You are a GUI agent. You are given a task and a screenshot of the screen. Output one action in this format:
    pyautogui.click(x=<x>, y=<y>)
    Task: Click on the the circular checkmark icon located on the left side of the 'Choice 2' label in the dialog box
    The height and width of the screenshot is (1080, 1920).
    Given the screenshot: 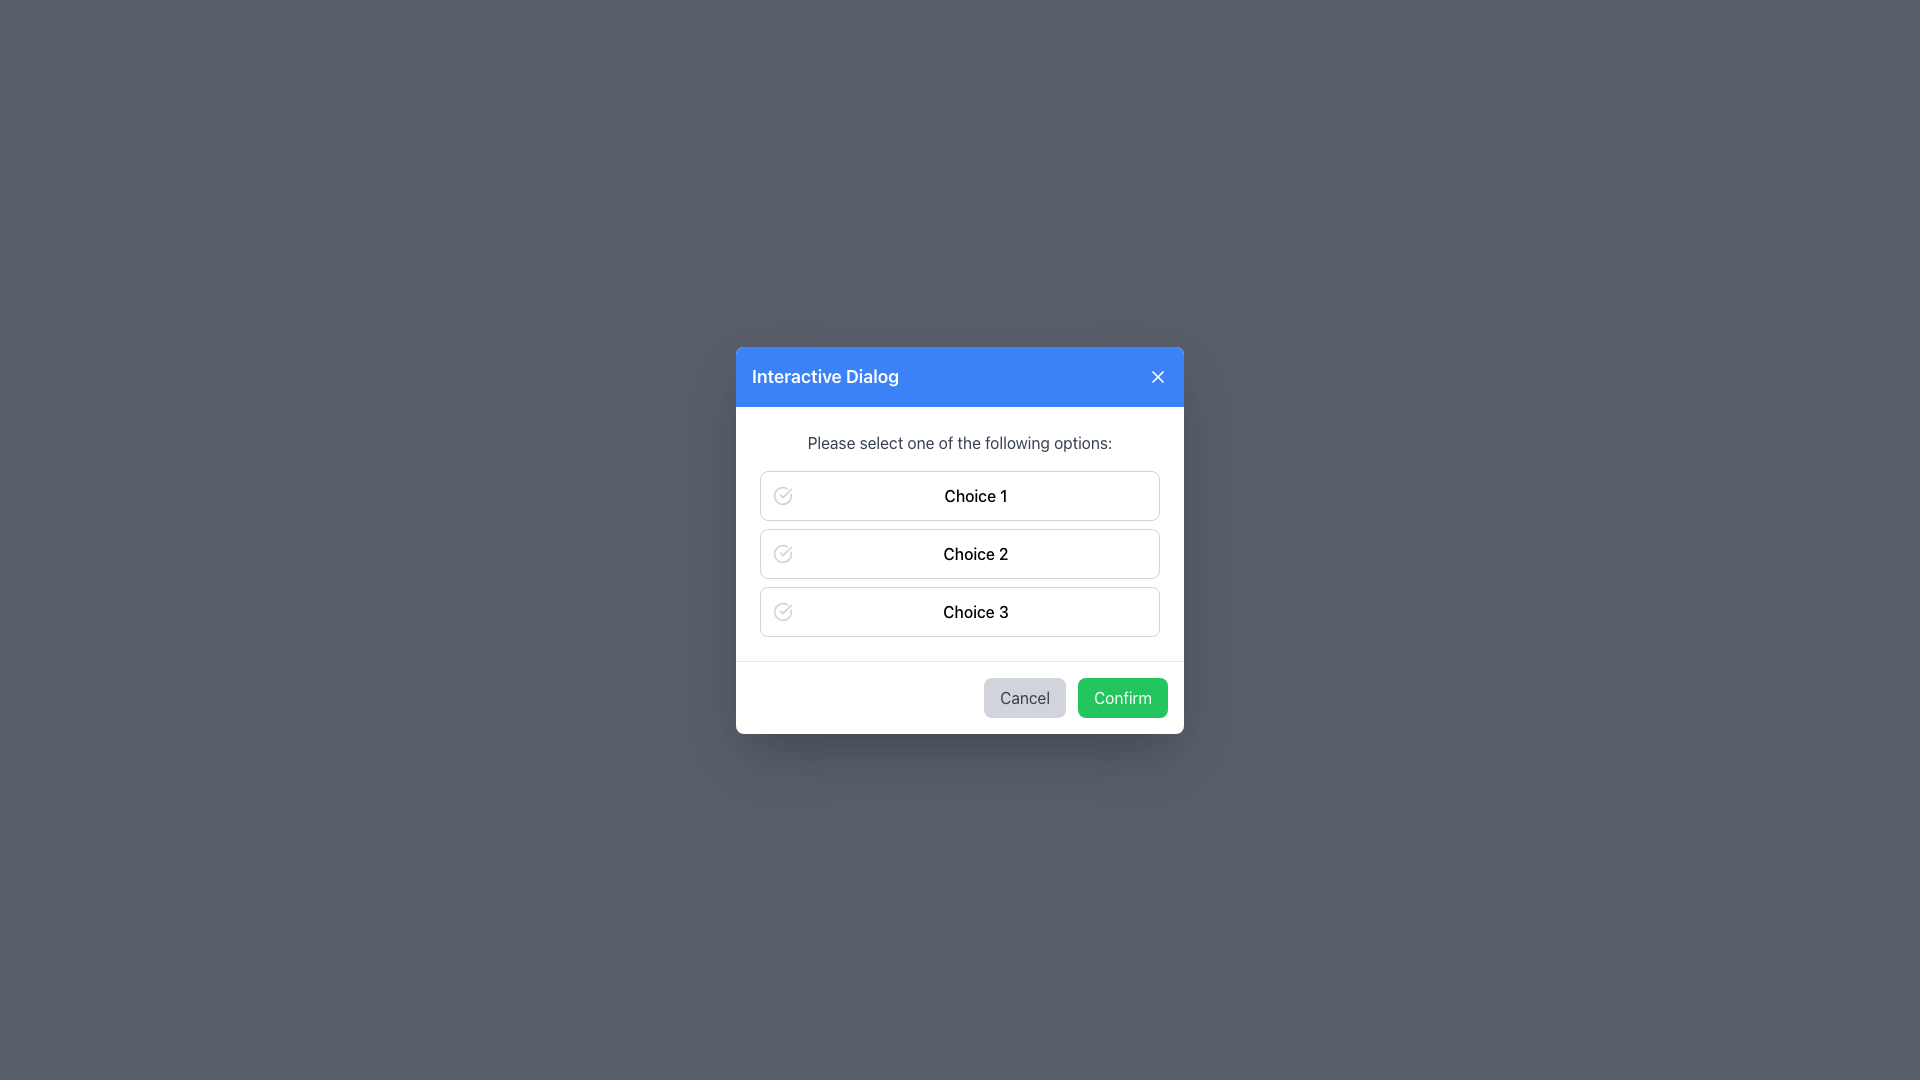 What is the action you would take?
    pyautogui.click(x=781, y=552)
    